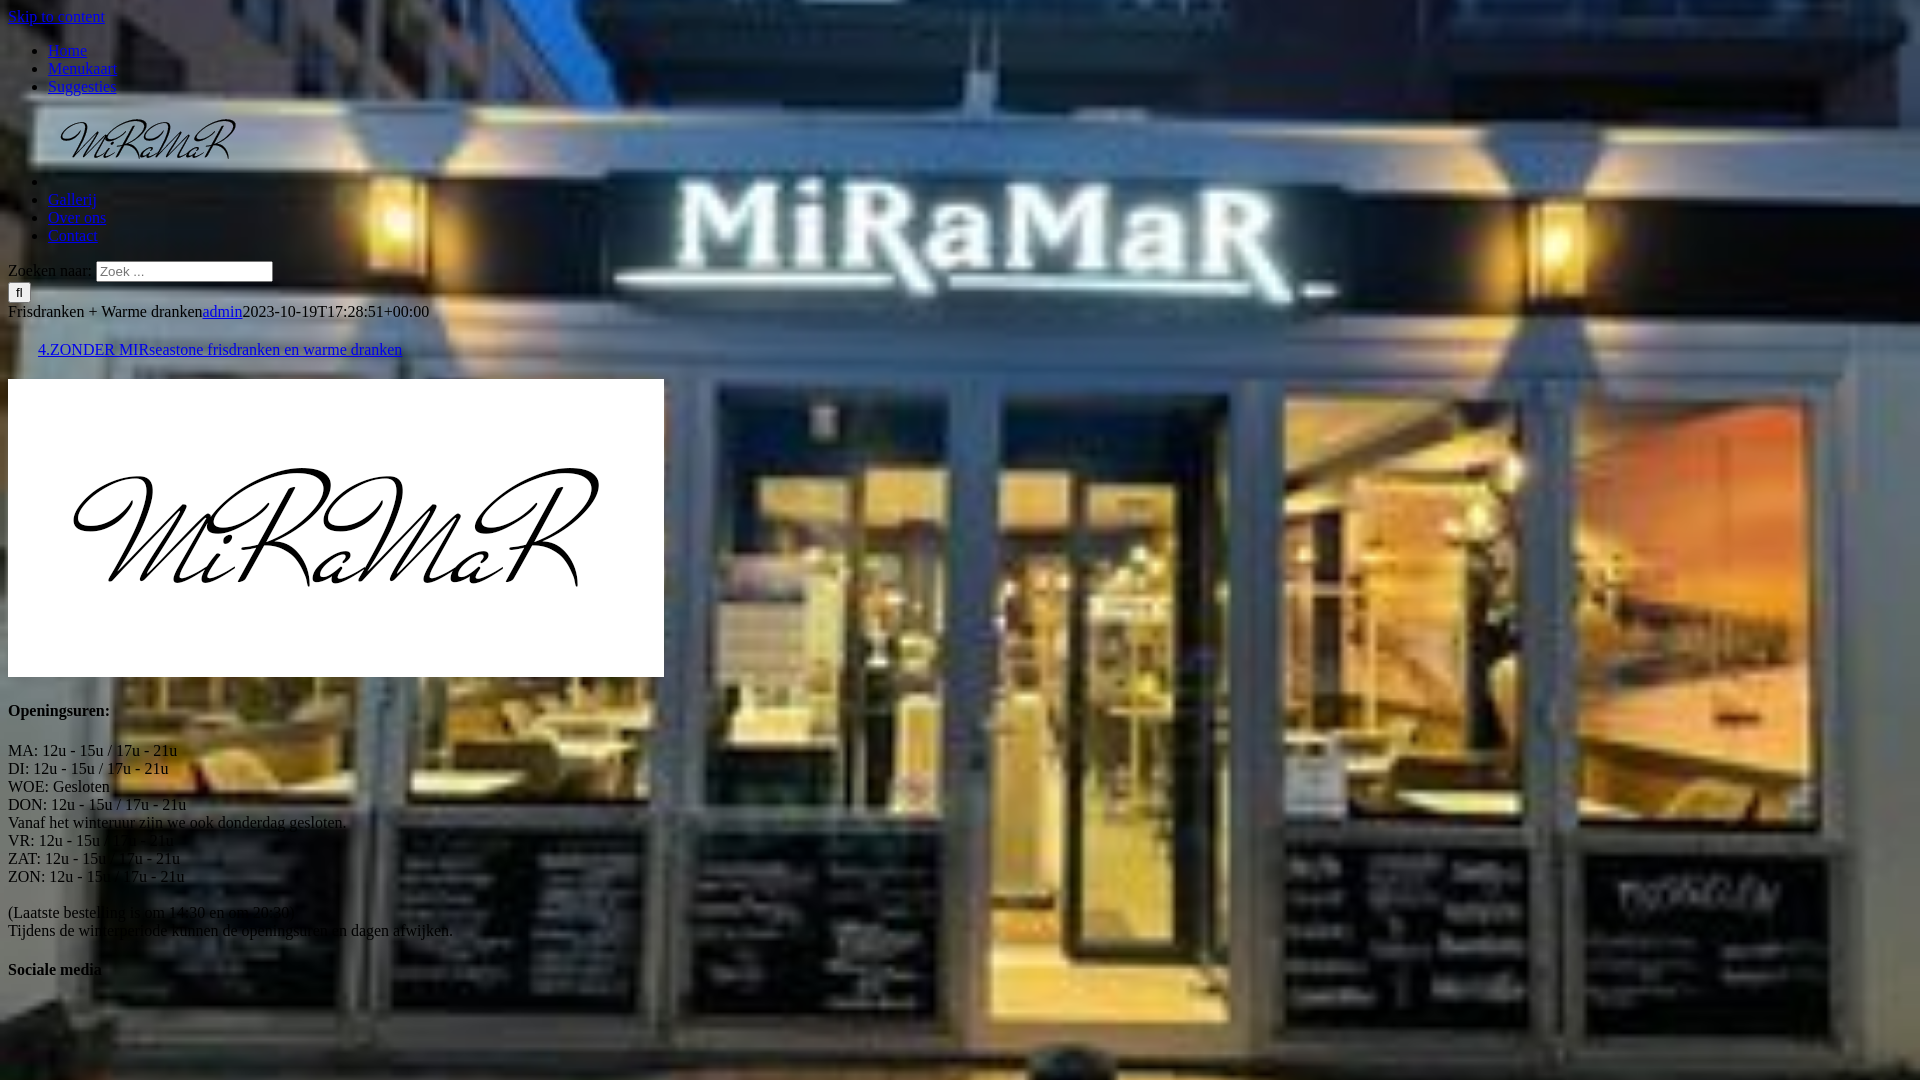 The width and height of the screenshot is (1920, 1080). What do you see at coordinates (220, 348) in the screenshot?
I see `'4.ZONDER MIRseastone frisdranken en warme dranken'` at bounding box center [220, 348].